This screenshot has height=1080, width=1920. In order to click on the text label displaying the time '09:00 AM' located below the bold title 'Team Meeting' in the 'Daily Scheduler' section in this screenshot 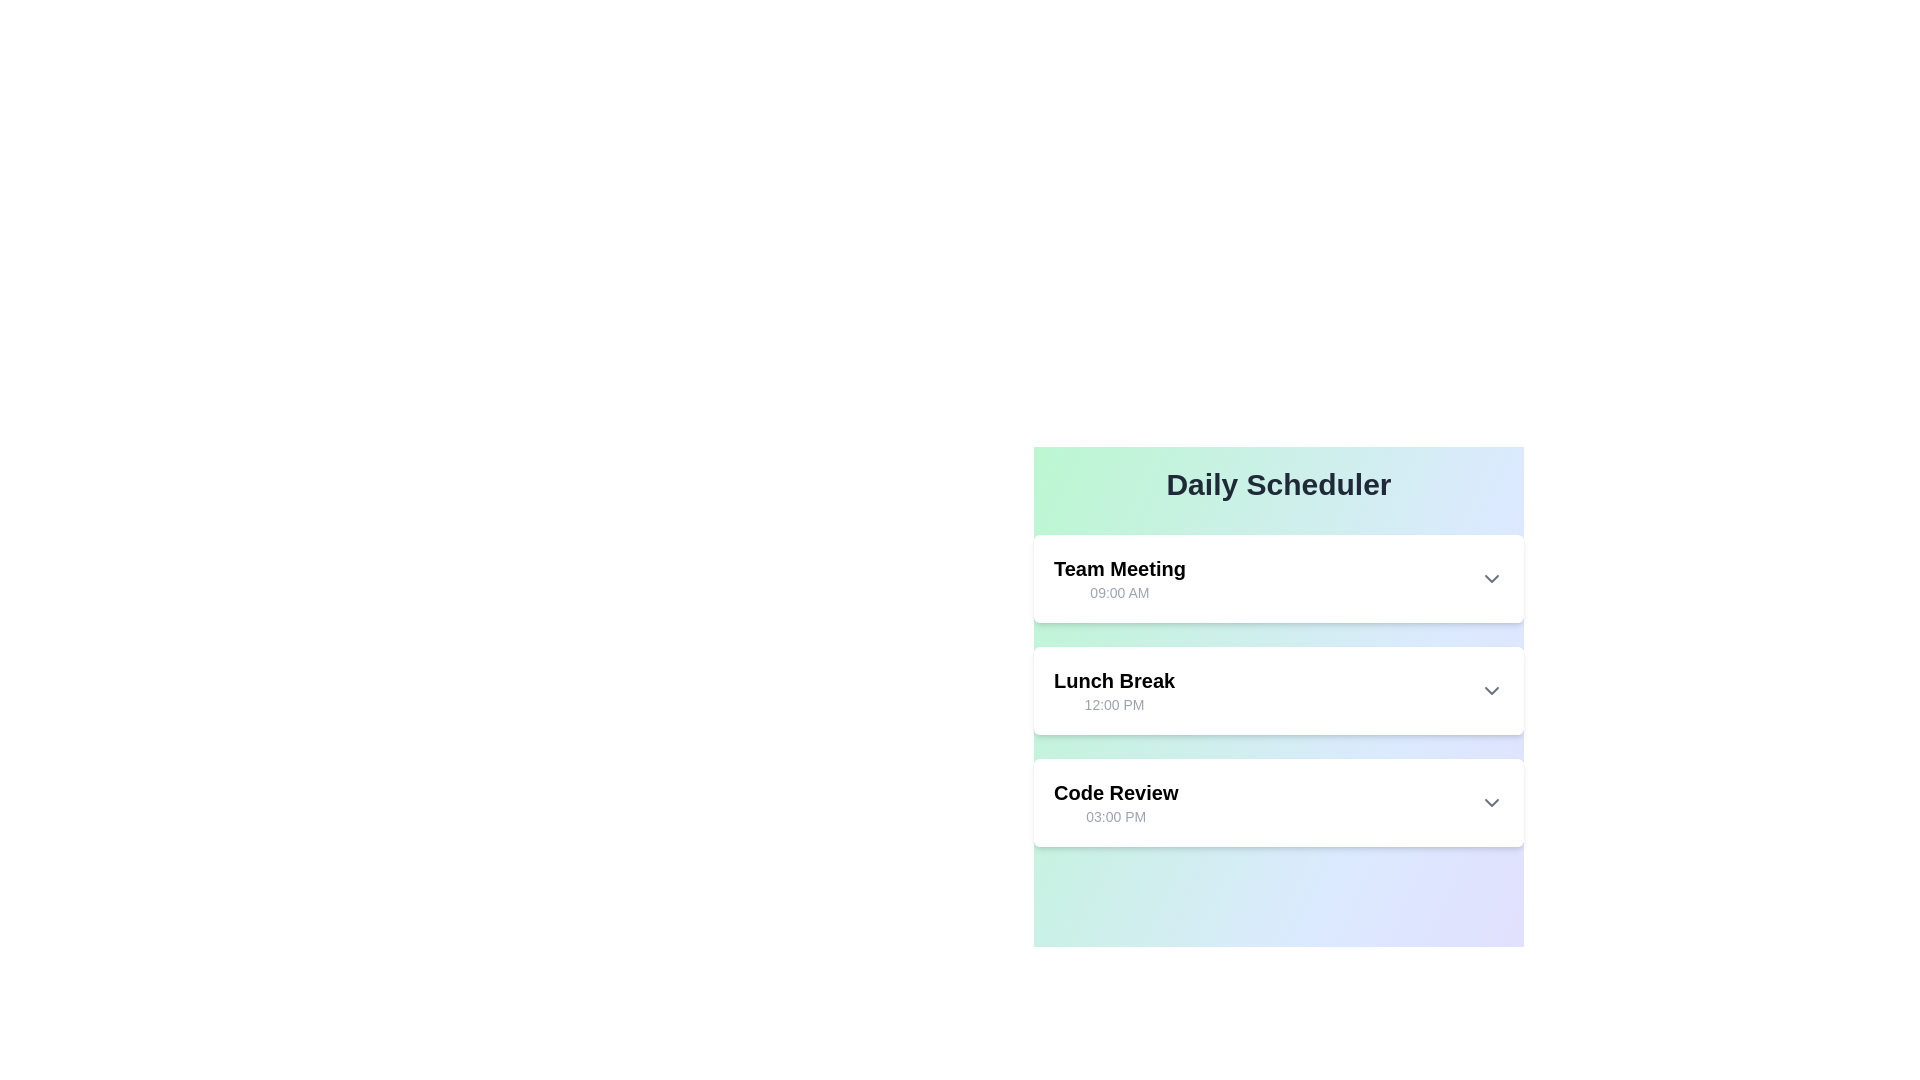, I will do `click(1118, 592)`.